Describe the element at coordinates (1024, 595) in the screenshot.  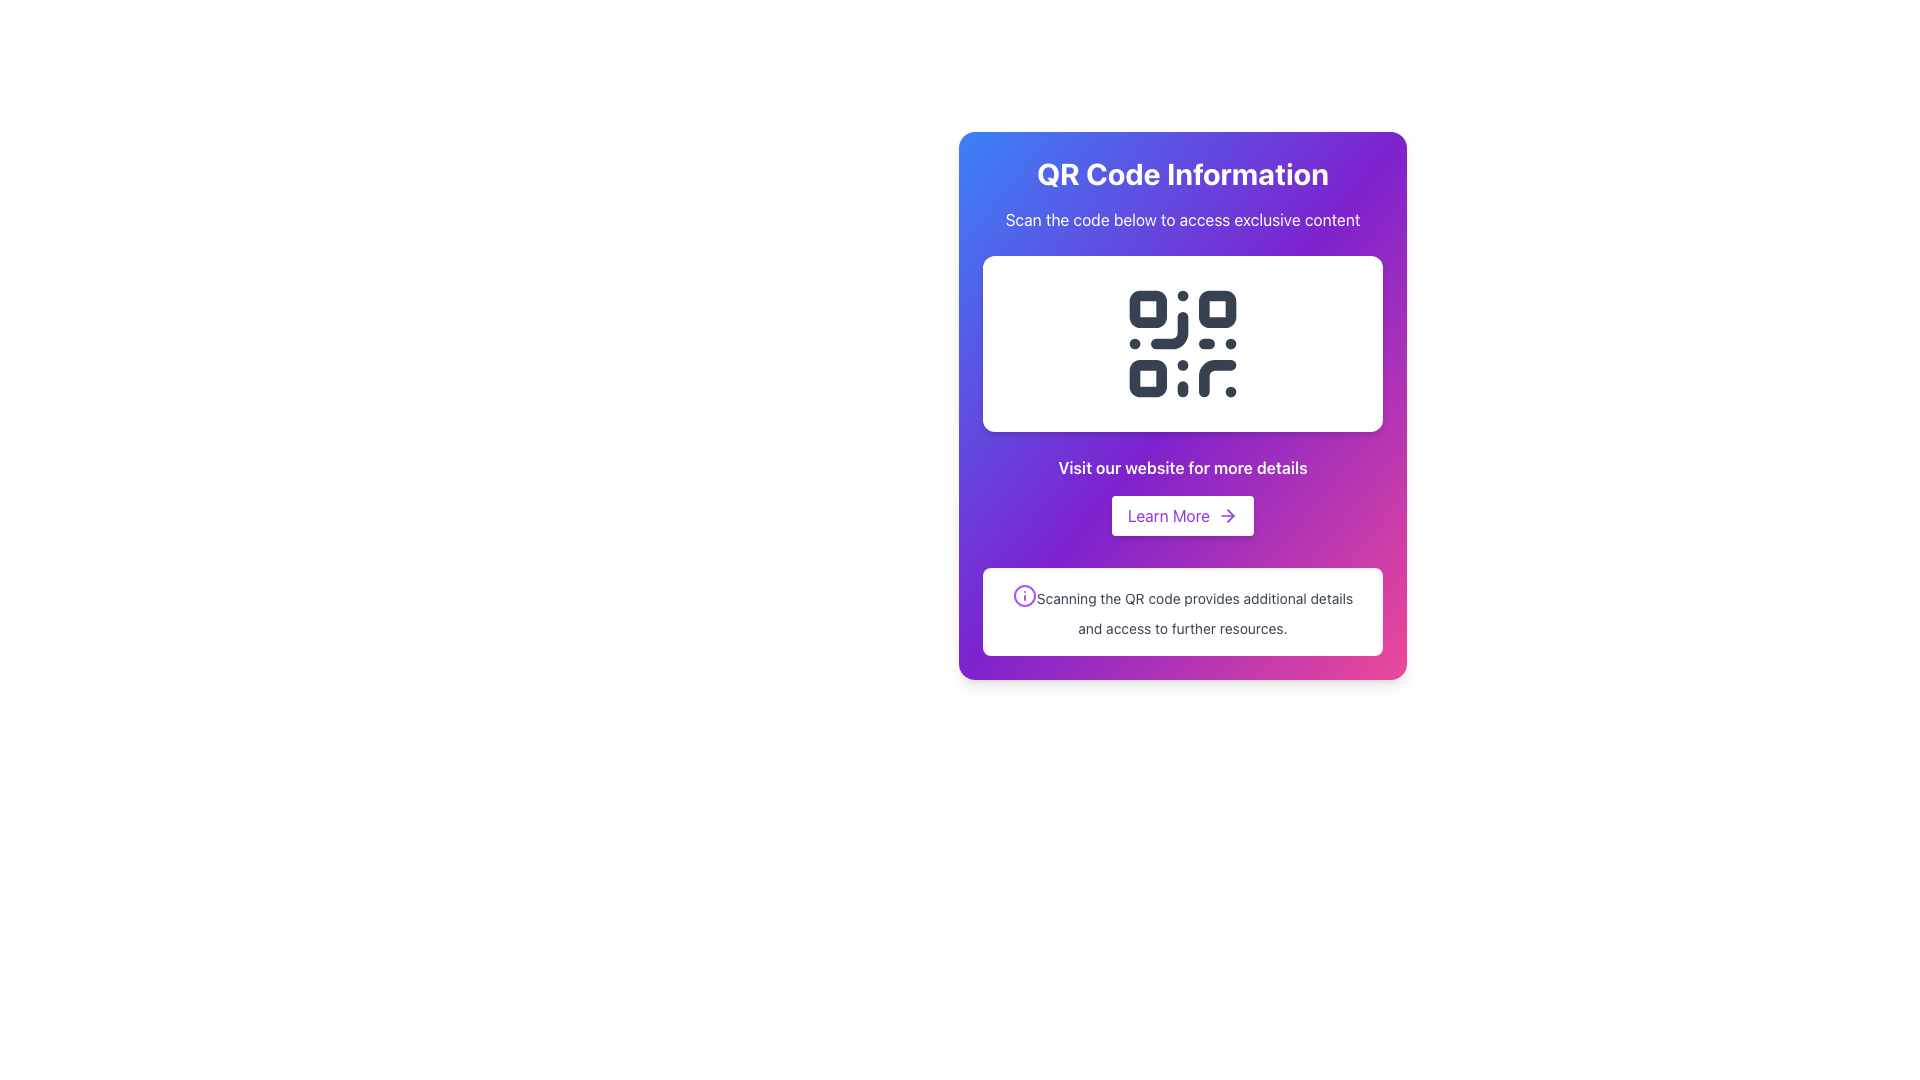
I see `the decorative icon located at the bottom-left corner of the panel with a white background, adjacent to the text describing QR code scanning` at that location.